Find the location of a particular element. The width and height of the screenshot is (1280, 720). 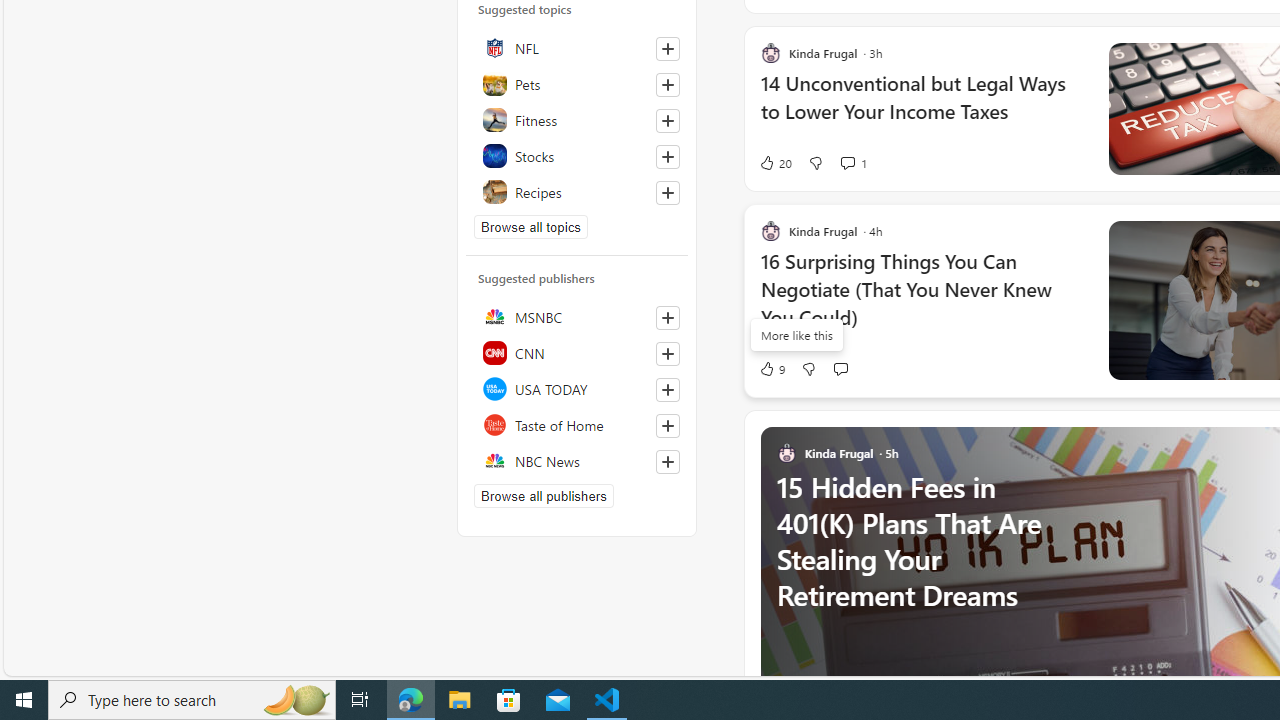

'Follow this source' is located at coordinates (668, 461).